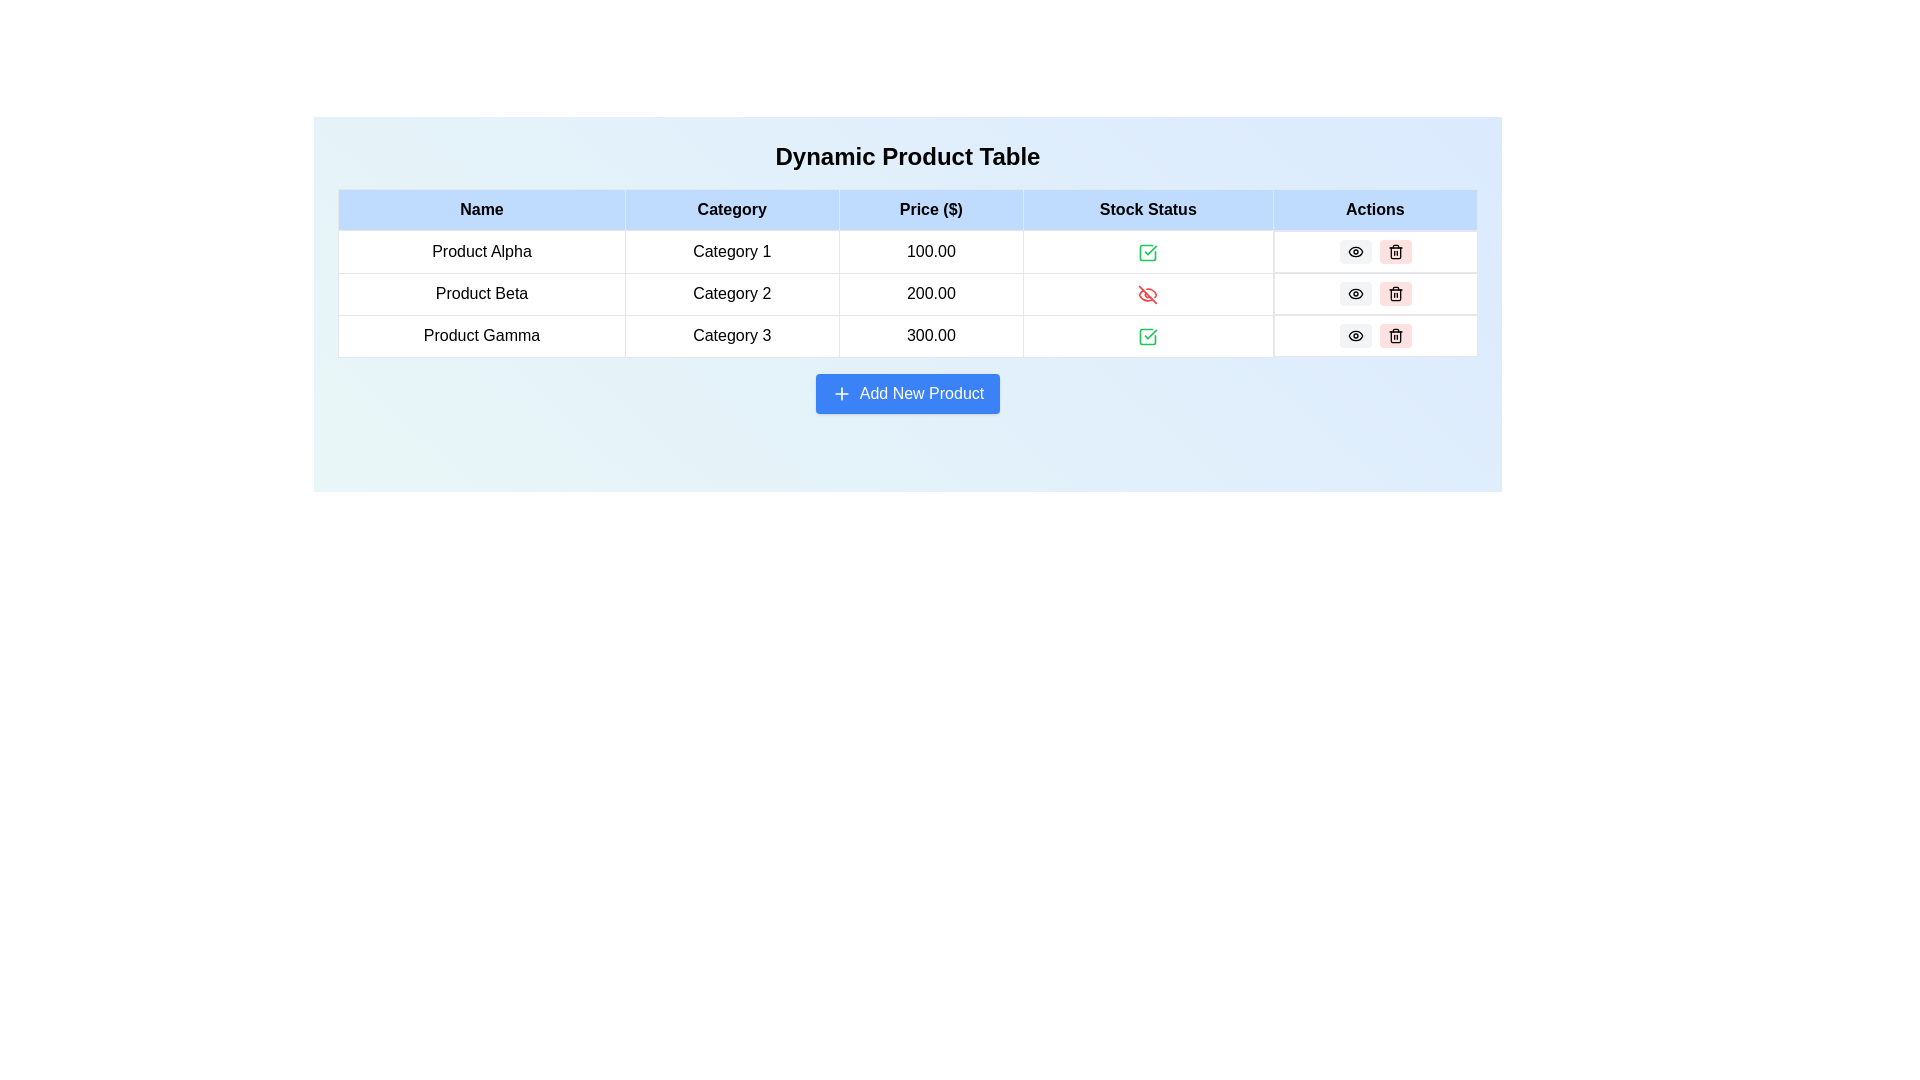 The image size is (1920, 1080). I want to click on the static text display showing the price of 'Product Beta' located in the third column of the second row of the table, under the 'Price ($)' header, so click(930, 293).